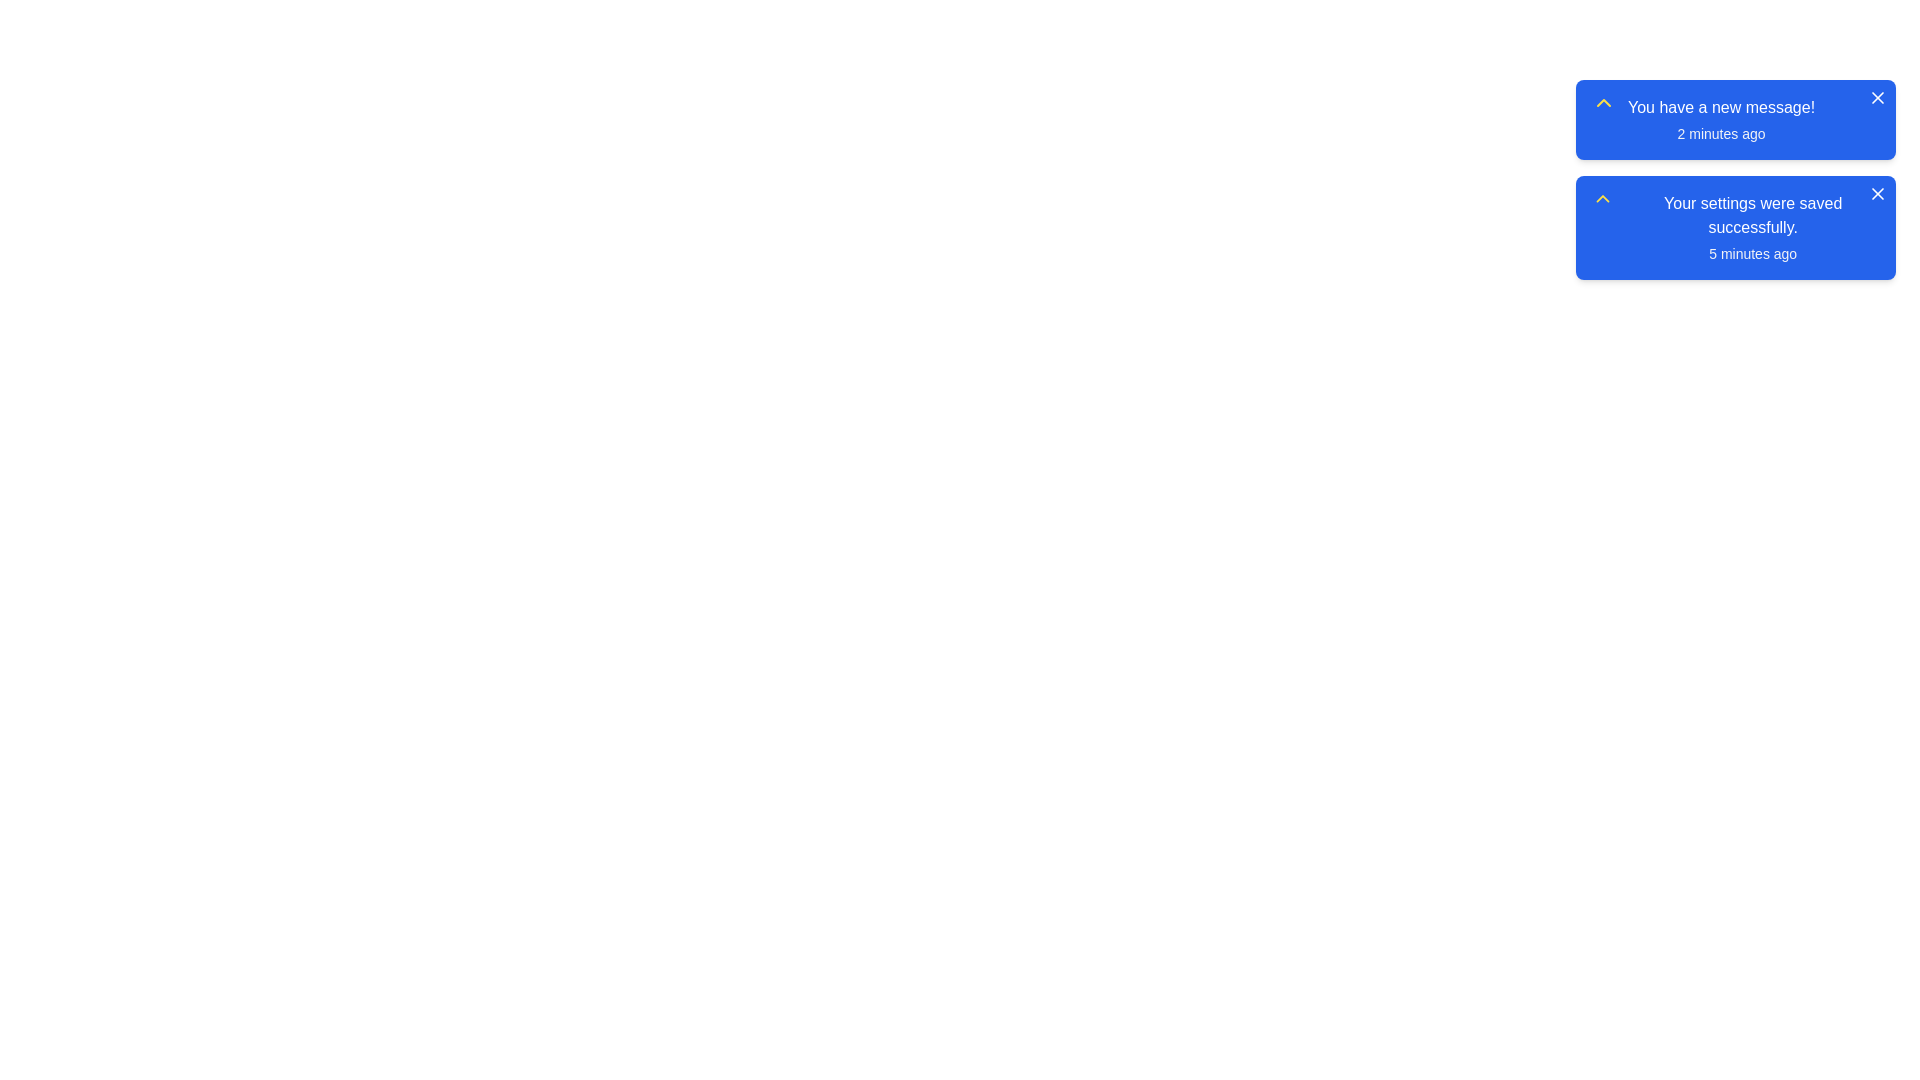  I want to click on the icon on the left of the notification 1, so click(1603, 105).